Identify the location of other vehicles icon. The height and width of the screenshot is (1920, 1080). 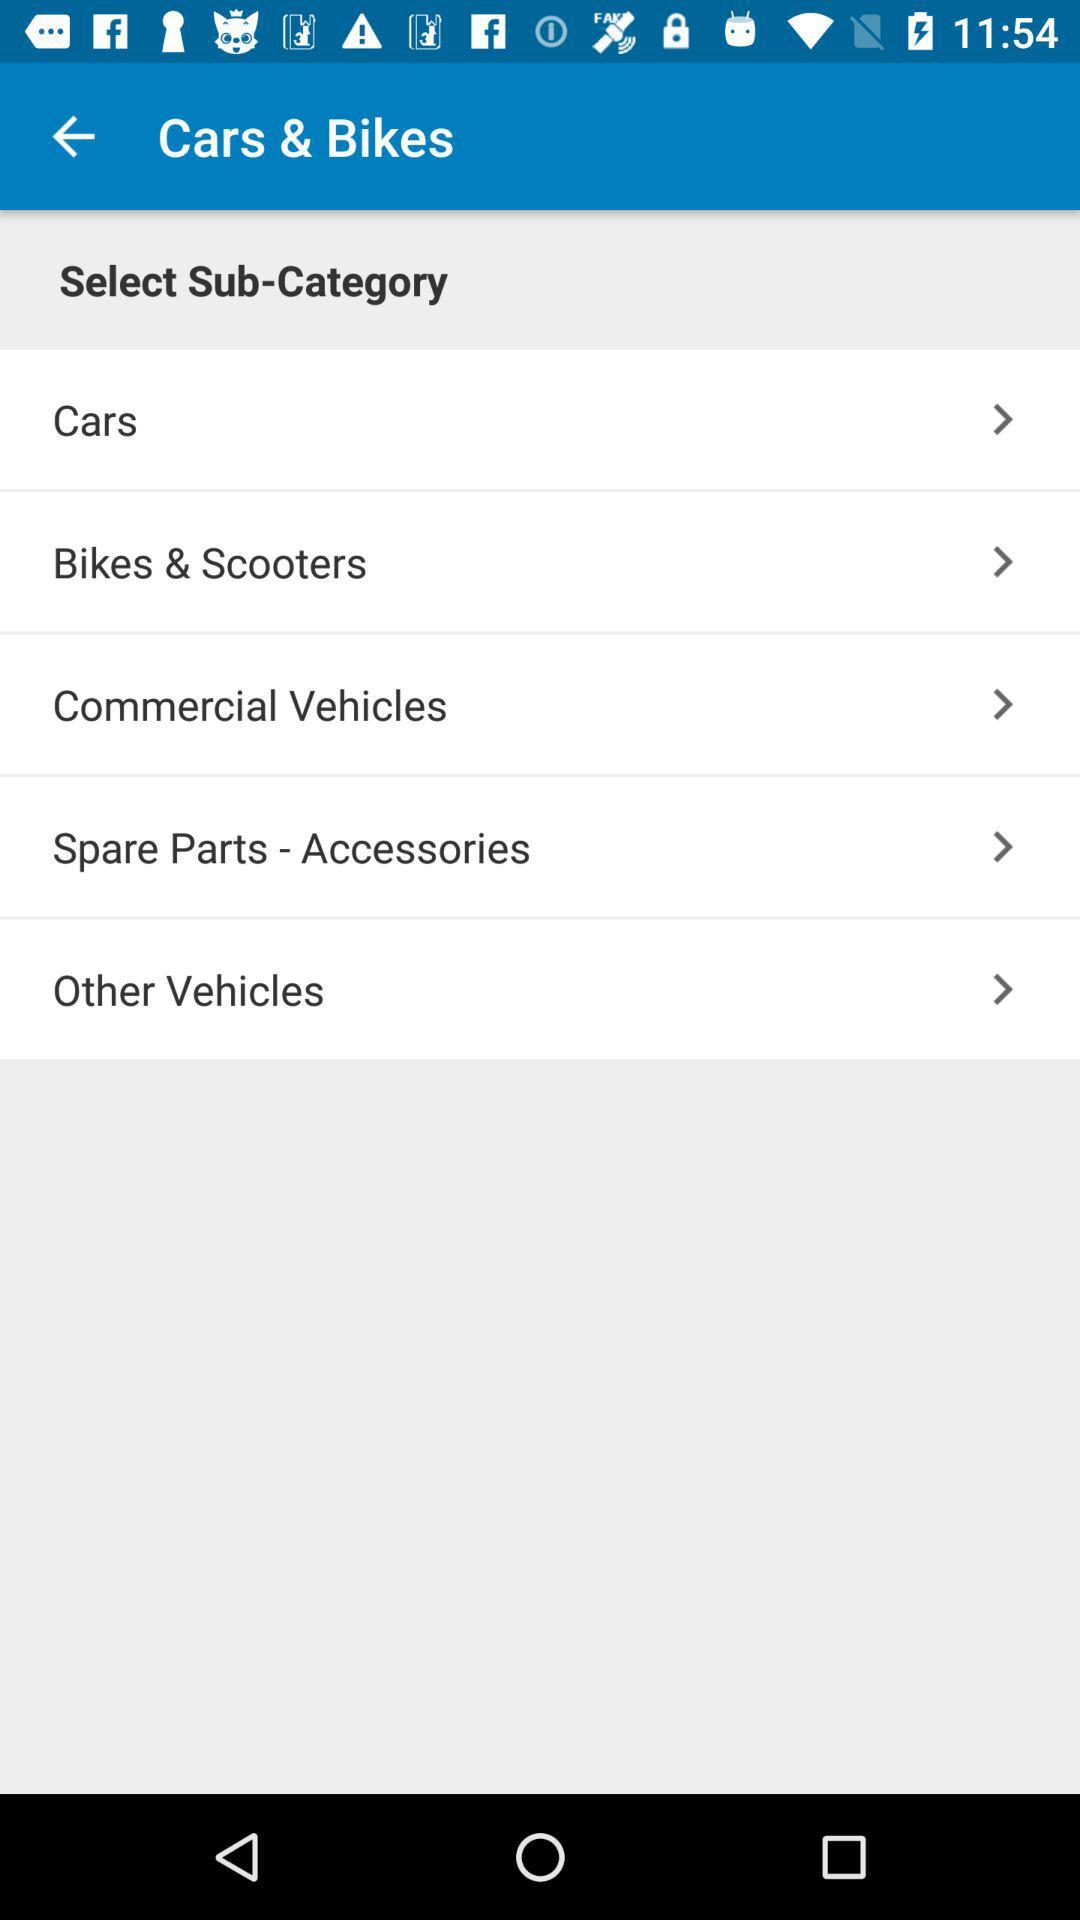
(566, 989).